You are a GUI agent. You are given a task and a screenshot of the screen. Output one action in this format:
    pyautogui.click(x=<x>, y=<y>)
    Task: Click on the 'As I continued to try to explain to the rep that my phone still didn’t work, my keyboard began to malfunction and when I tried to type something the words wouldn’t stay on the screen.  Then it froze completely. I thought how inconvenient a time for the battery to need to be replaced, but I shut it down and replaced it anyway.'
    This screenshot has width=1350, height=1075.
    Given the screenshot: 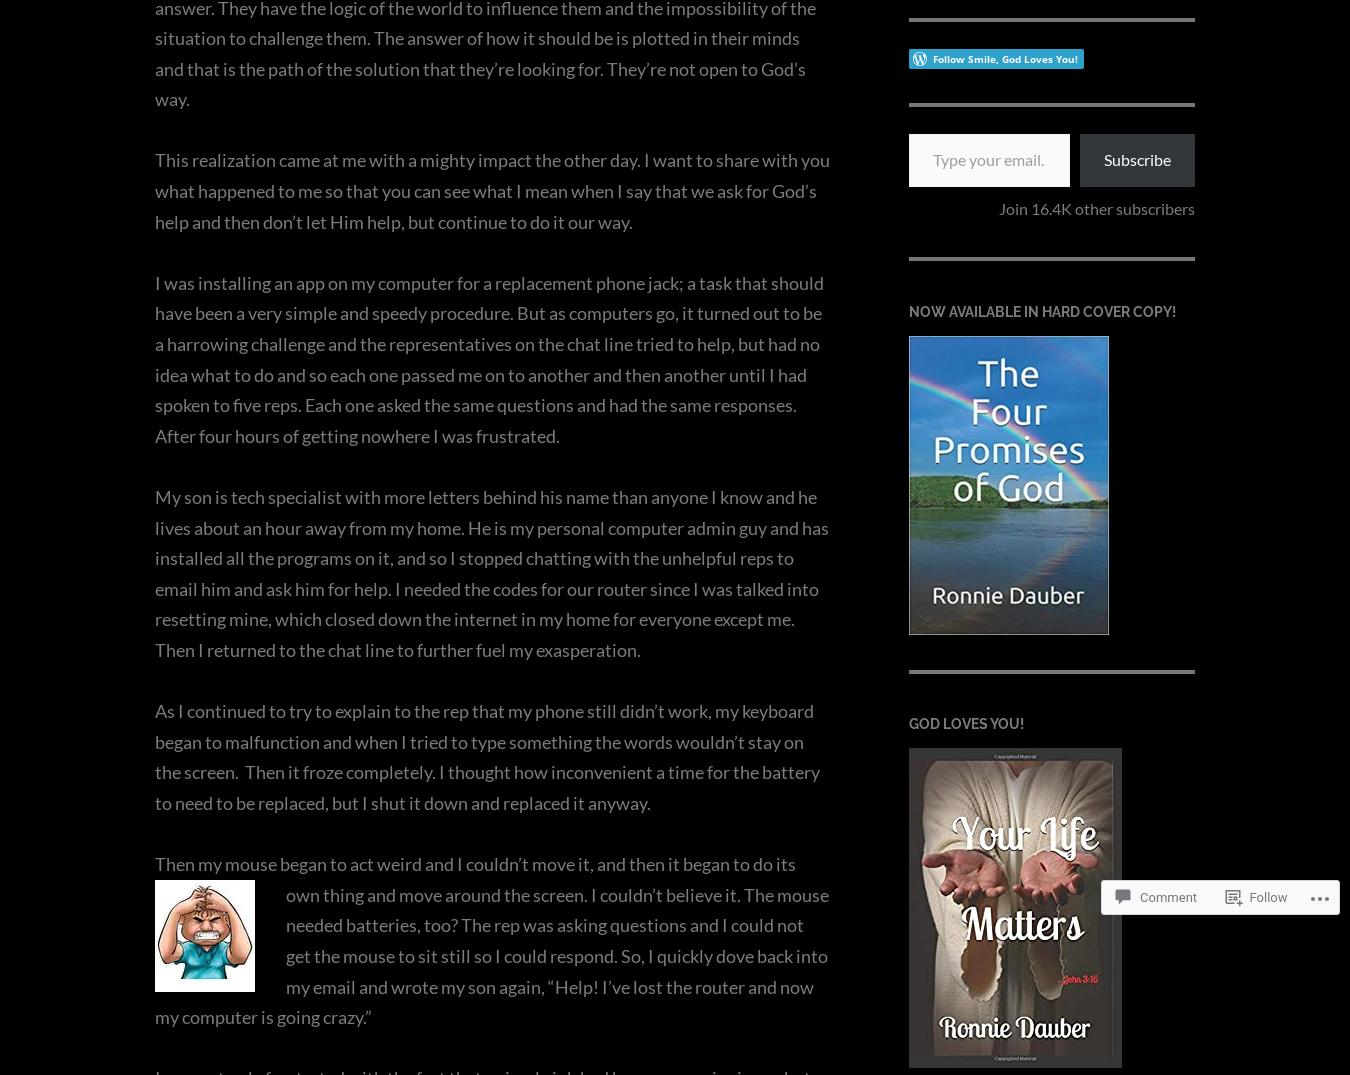 What is the action you would take?
    pyautogui.click(x=486, y=756)
    